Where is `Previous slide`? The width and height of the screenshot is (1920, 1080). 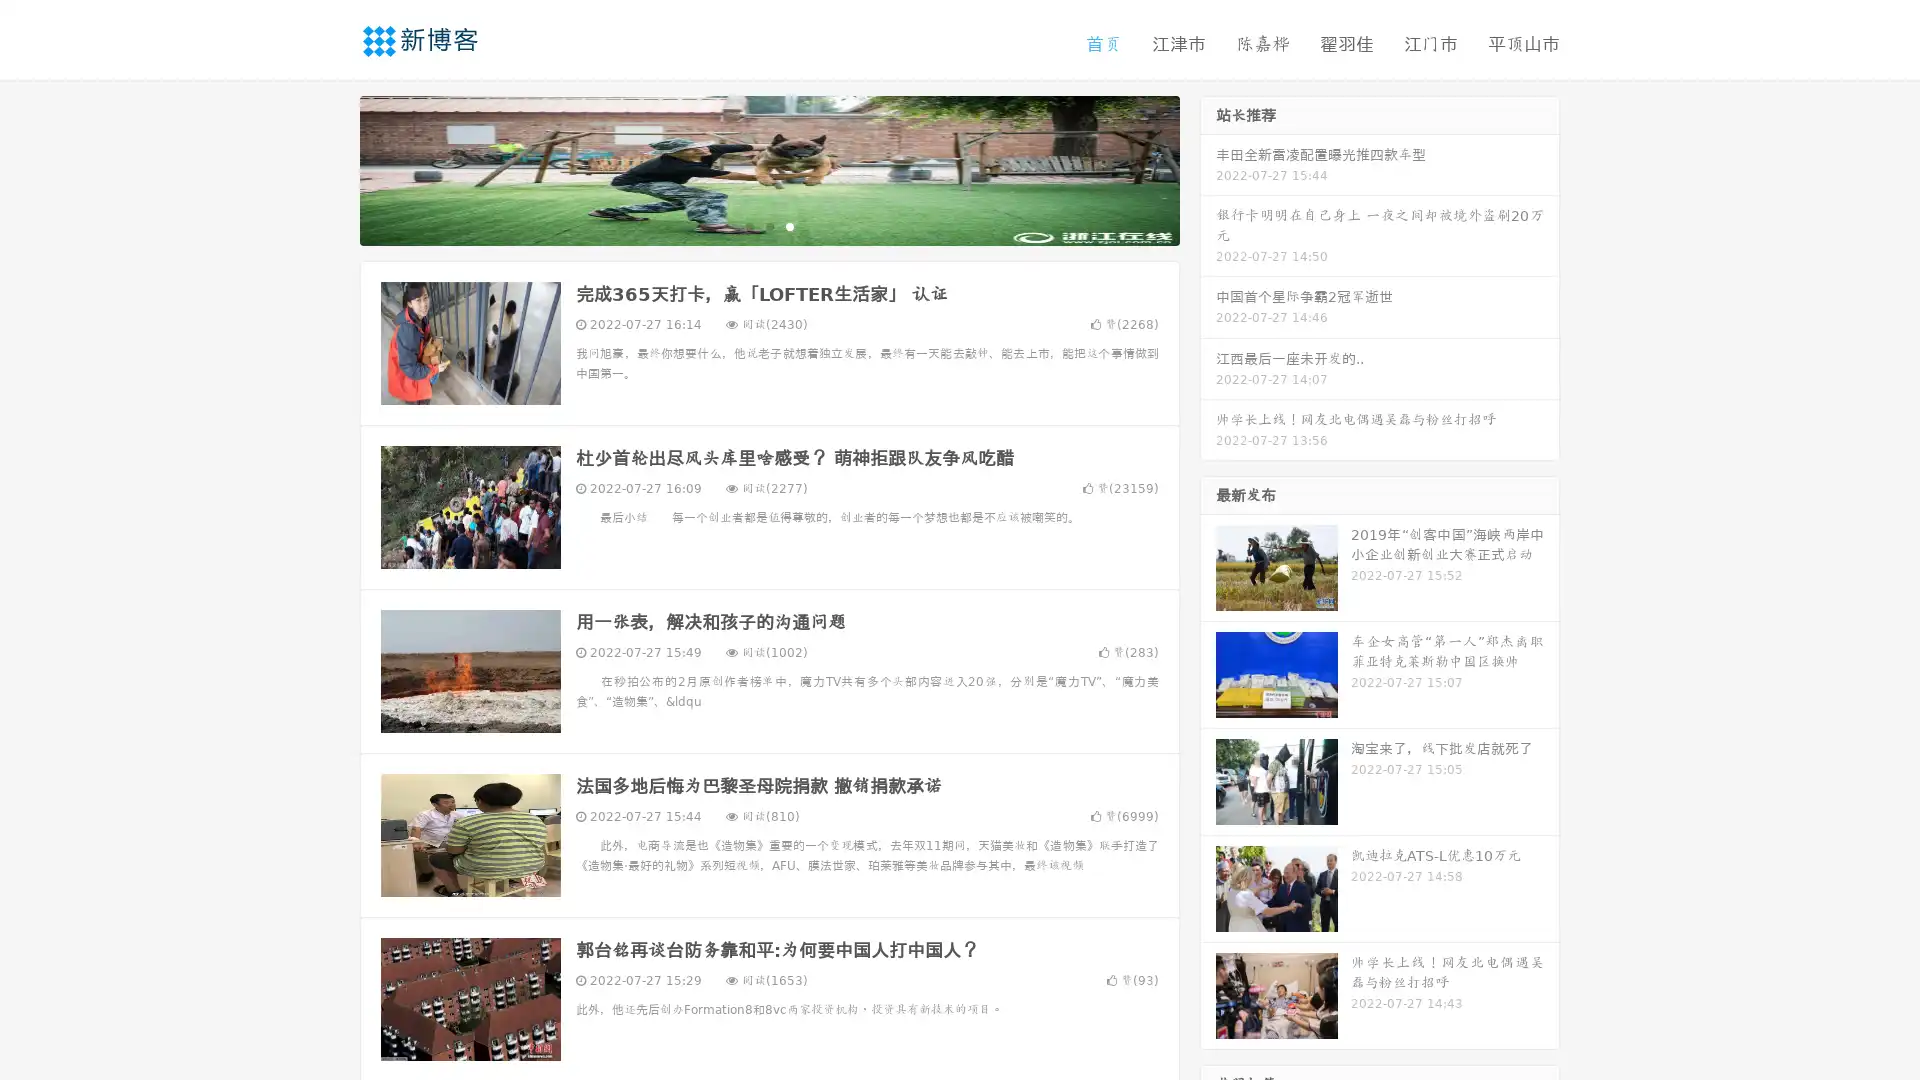
Previous slide is located at coordinates (330, 168).